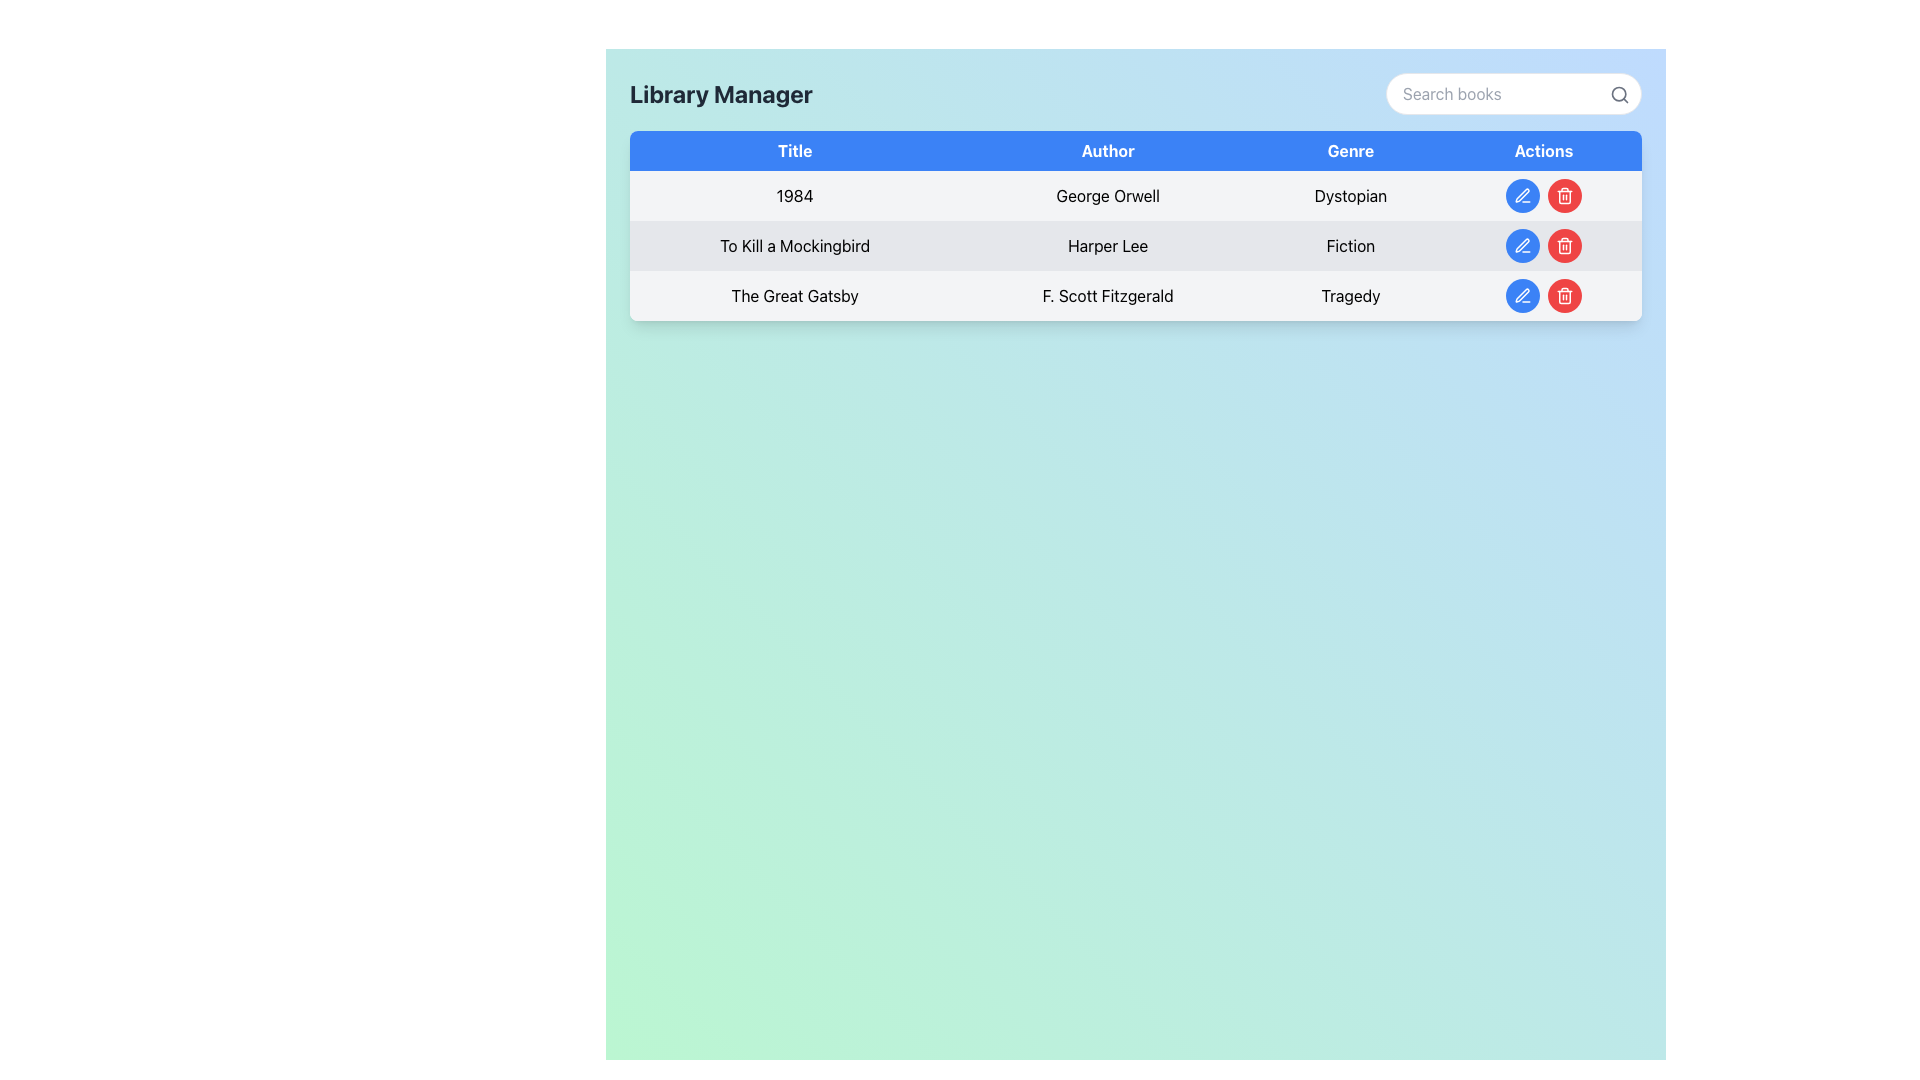  What do you see at coordinates (1136, 296) in the screenshot?
I see `data displayed in the third table row containing 'The Great Gatsby', 'F. Scott Fitzgerald', and 'Tragedy'` at bounding box center [1136, 296].